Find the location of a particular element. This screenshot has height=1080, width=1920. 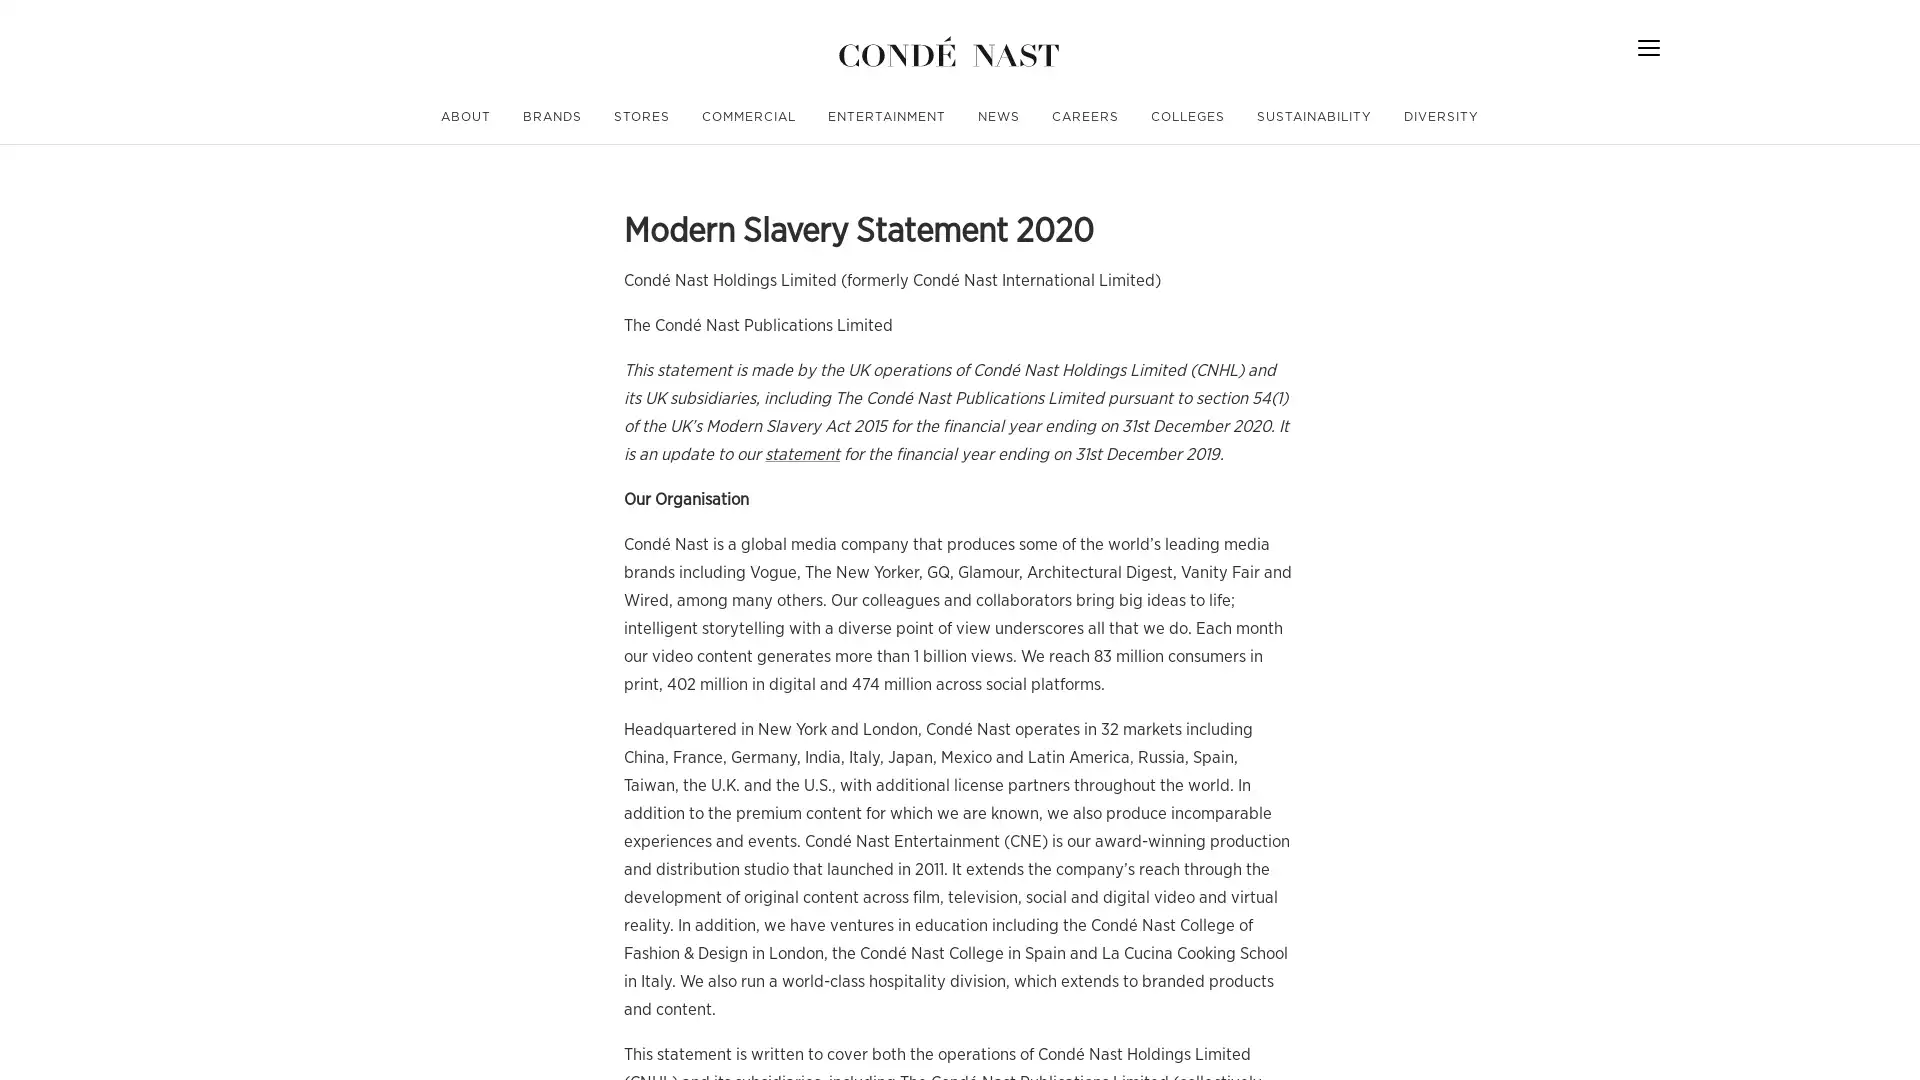

Menu is located at coordinates (1649, 48).